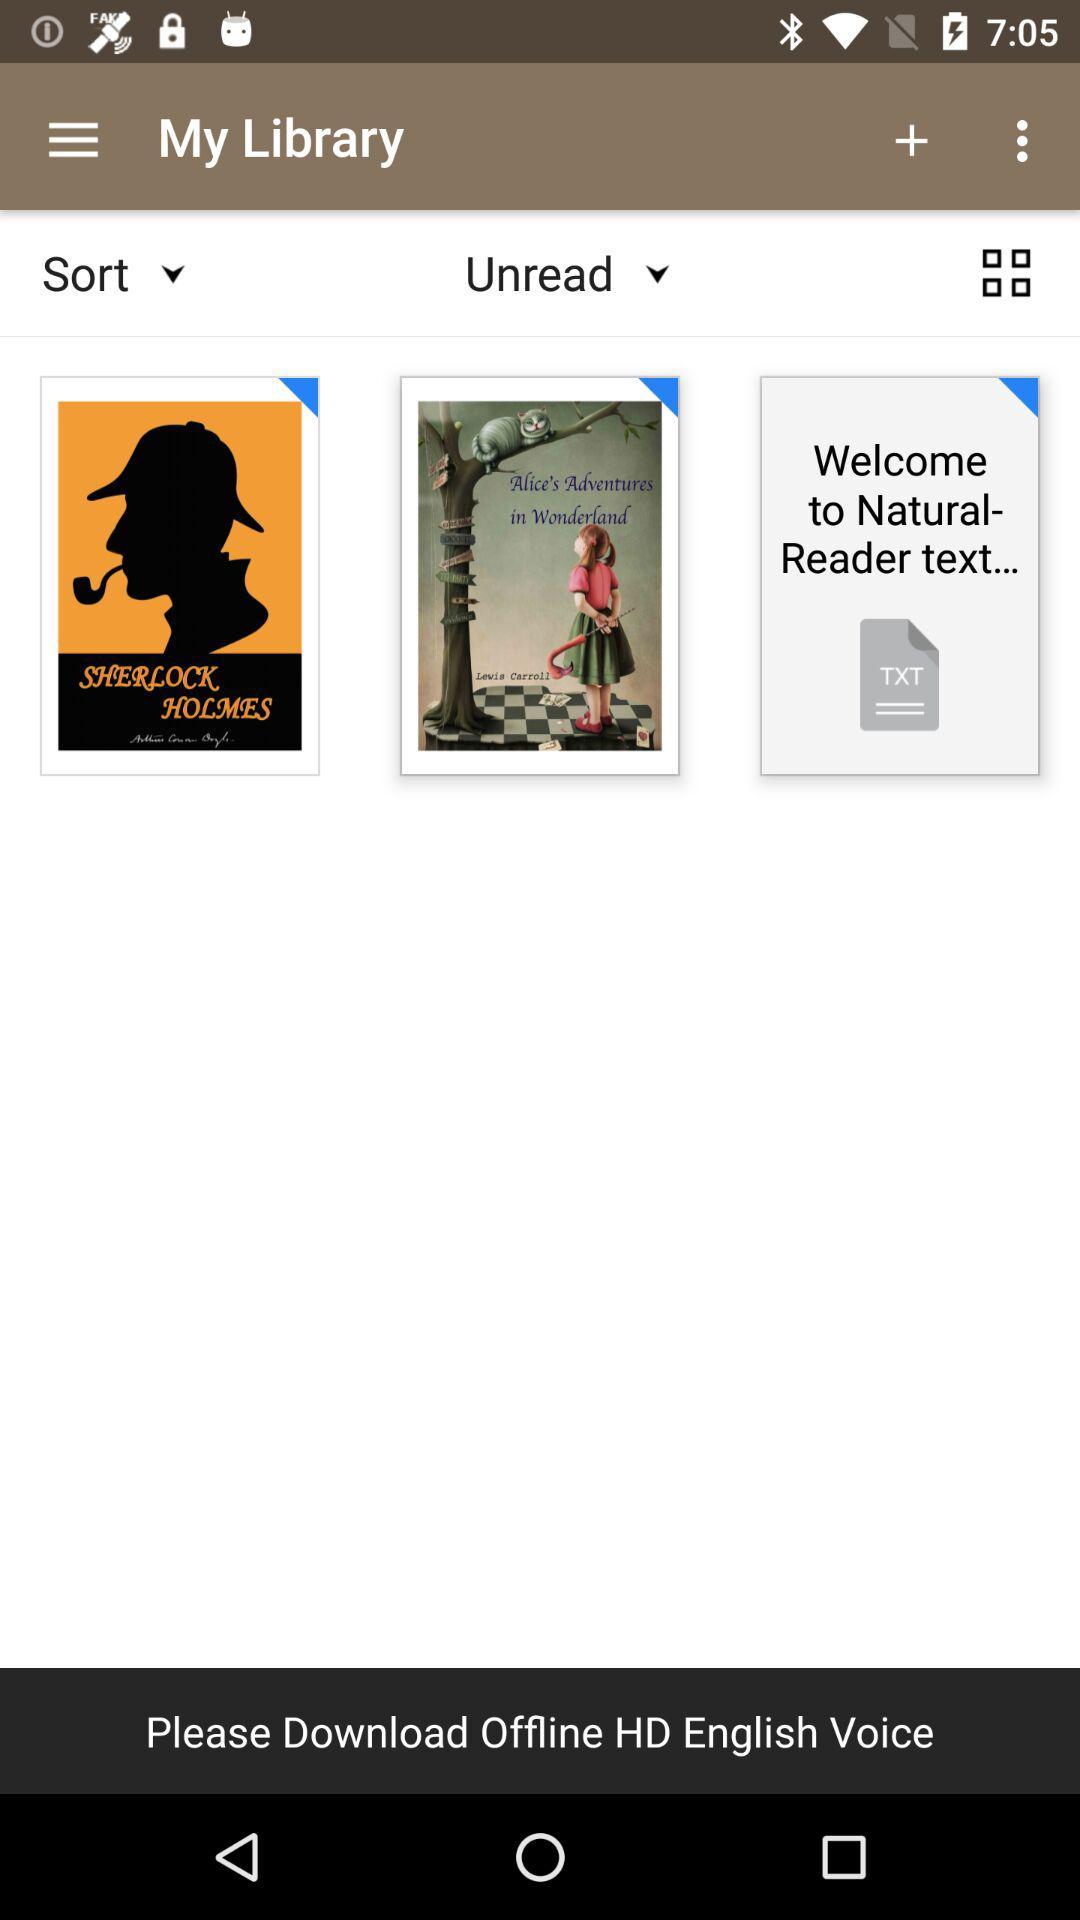  I want to click on save, so click(1006, 272).